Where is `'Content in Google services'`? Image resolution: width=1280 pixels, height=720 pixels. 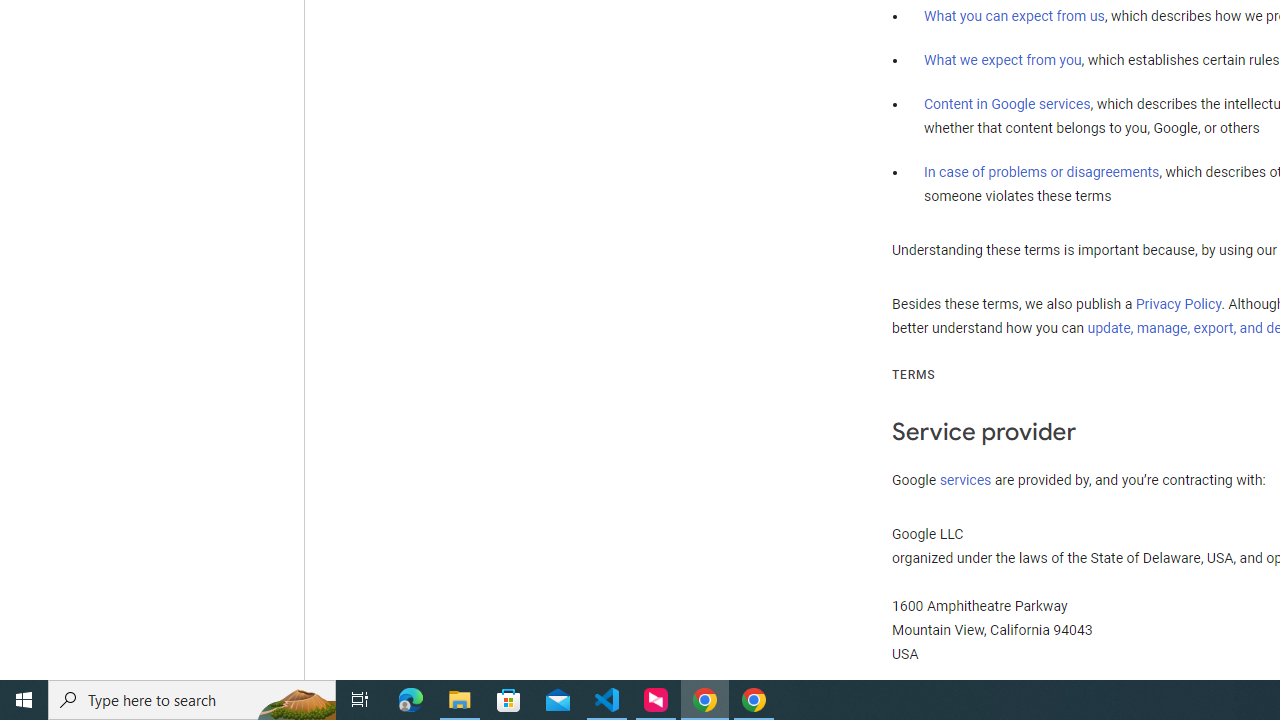
'Content in Google services' is located at coordinates (1007, 104).